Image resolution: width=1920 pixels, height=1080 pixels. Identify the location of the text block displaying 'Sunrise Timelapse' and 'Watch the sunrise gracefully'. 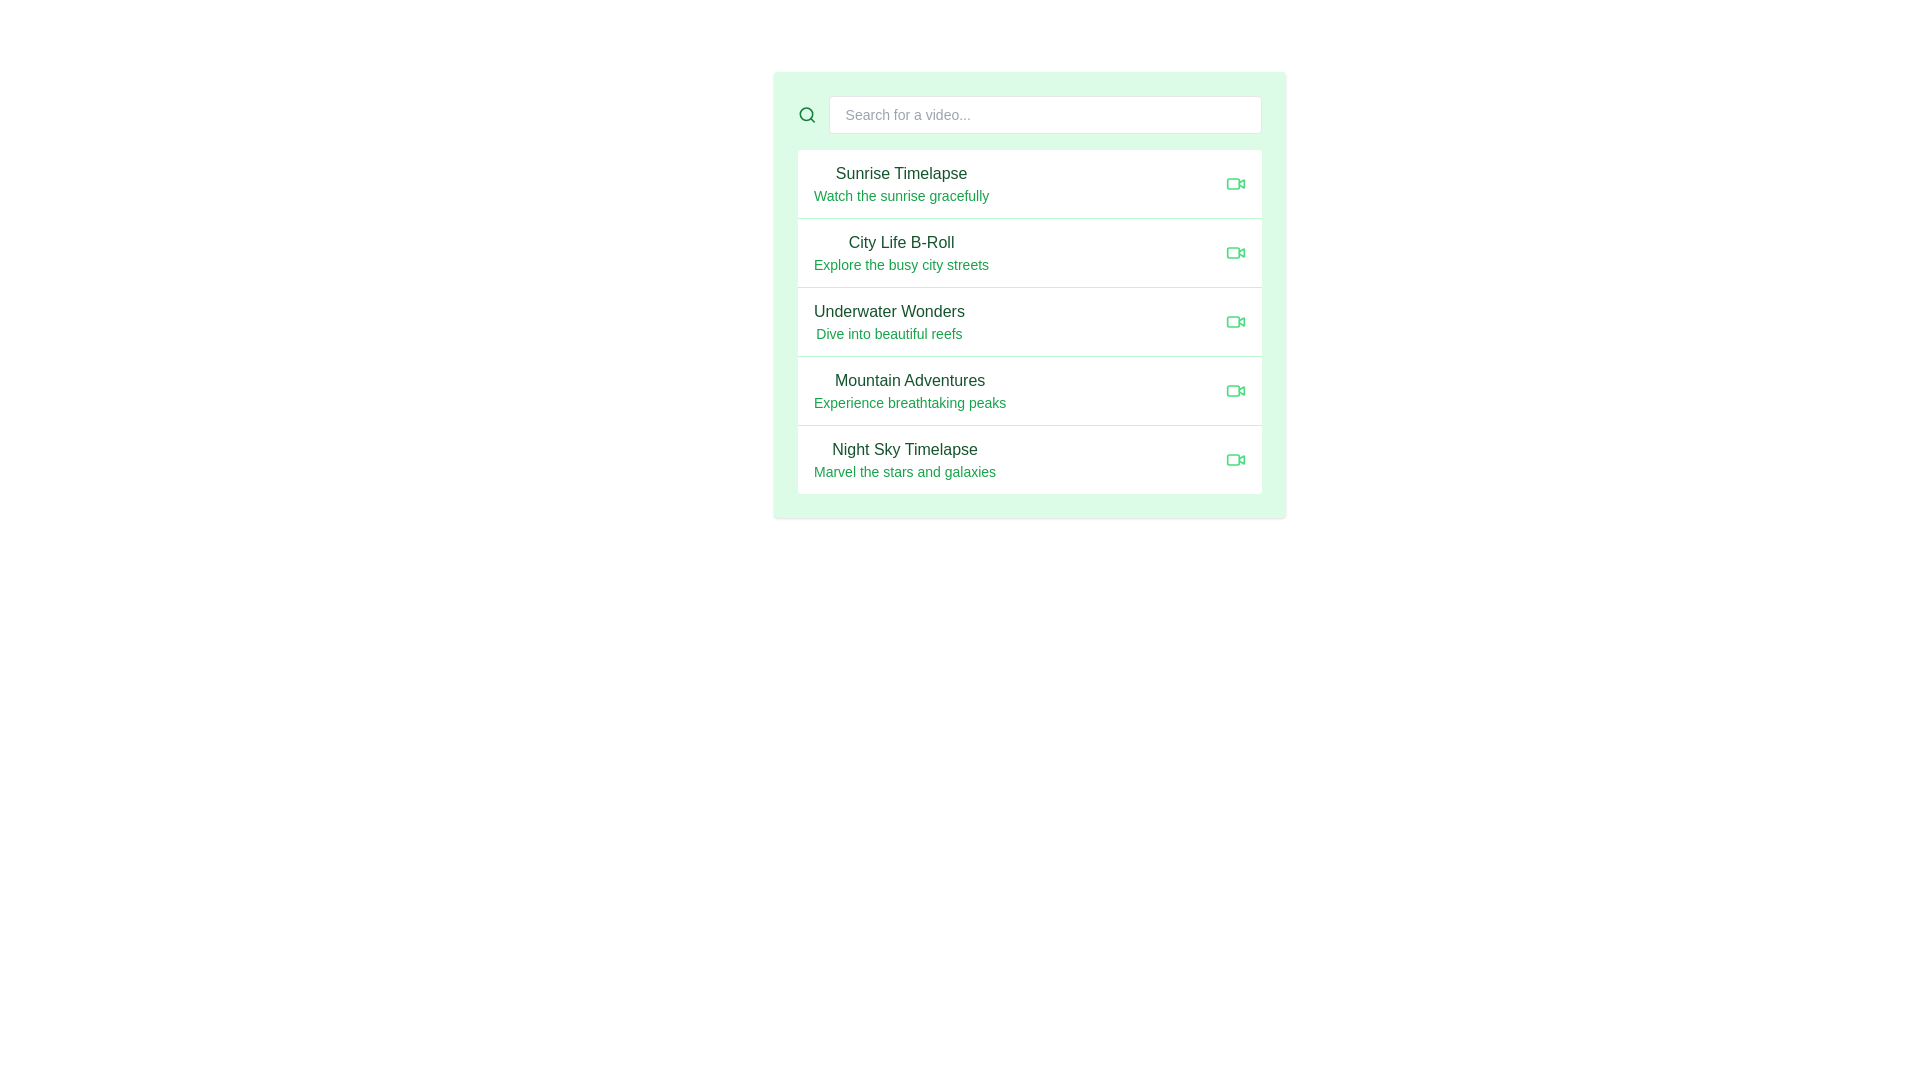
(900, 184).